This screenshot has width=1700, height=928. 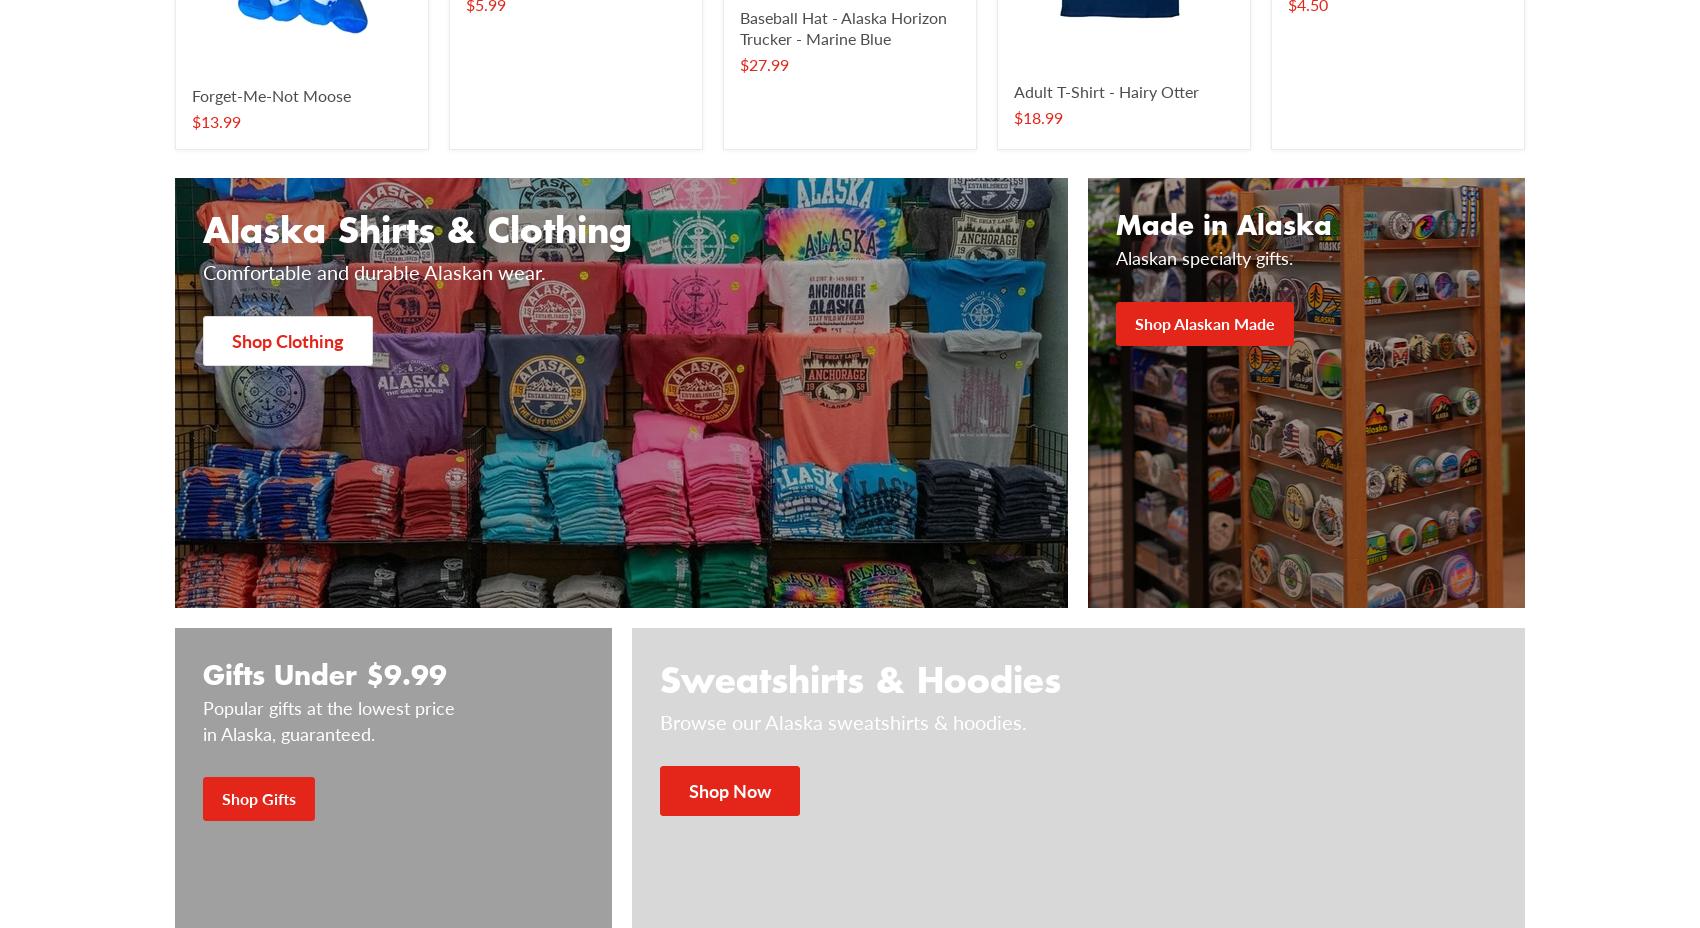 I want to click on 'Made in Alaska', so click(x=1223, y=222).